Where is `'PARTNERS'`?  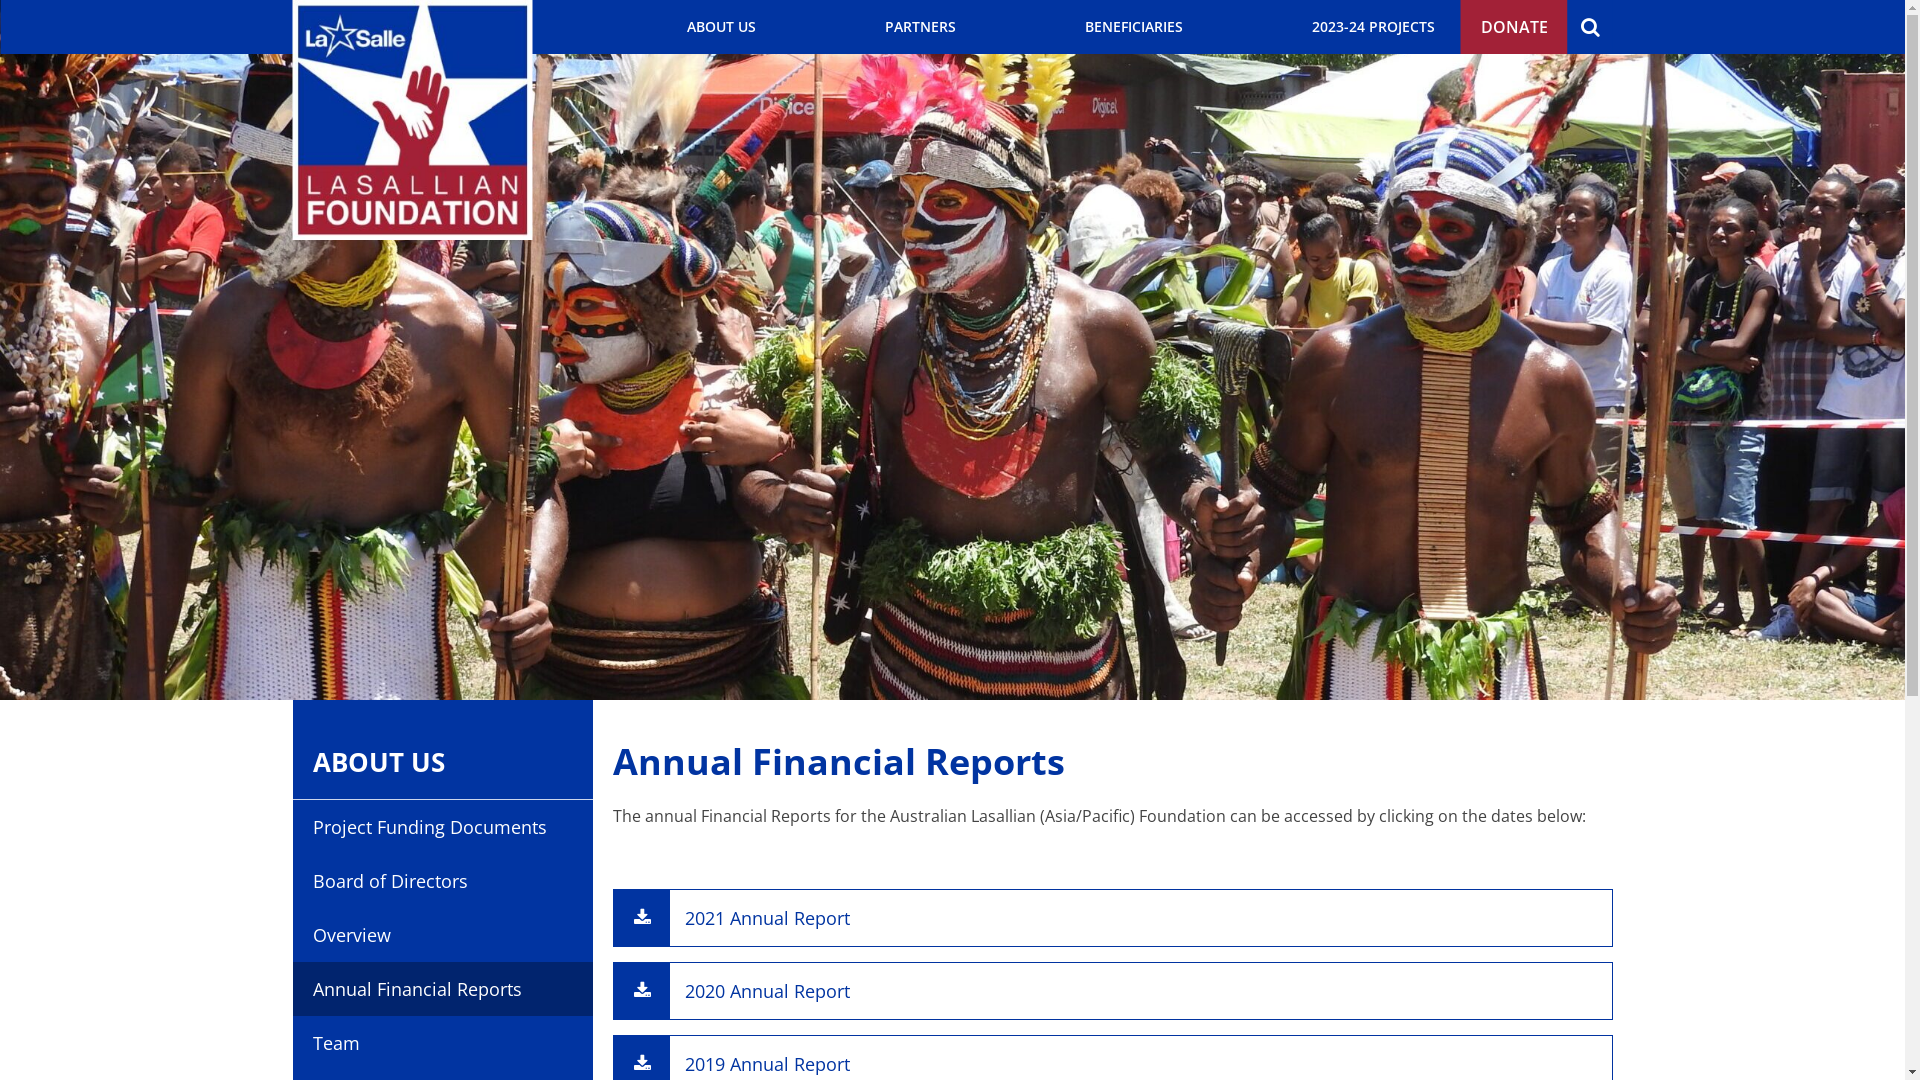
'PARTNERS' is located at coordinates (918, 27).